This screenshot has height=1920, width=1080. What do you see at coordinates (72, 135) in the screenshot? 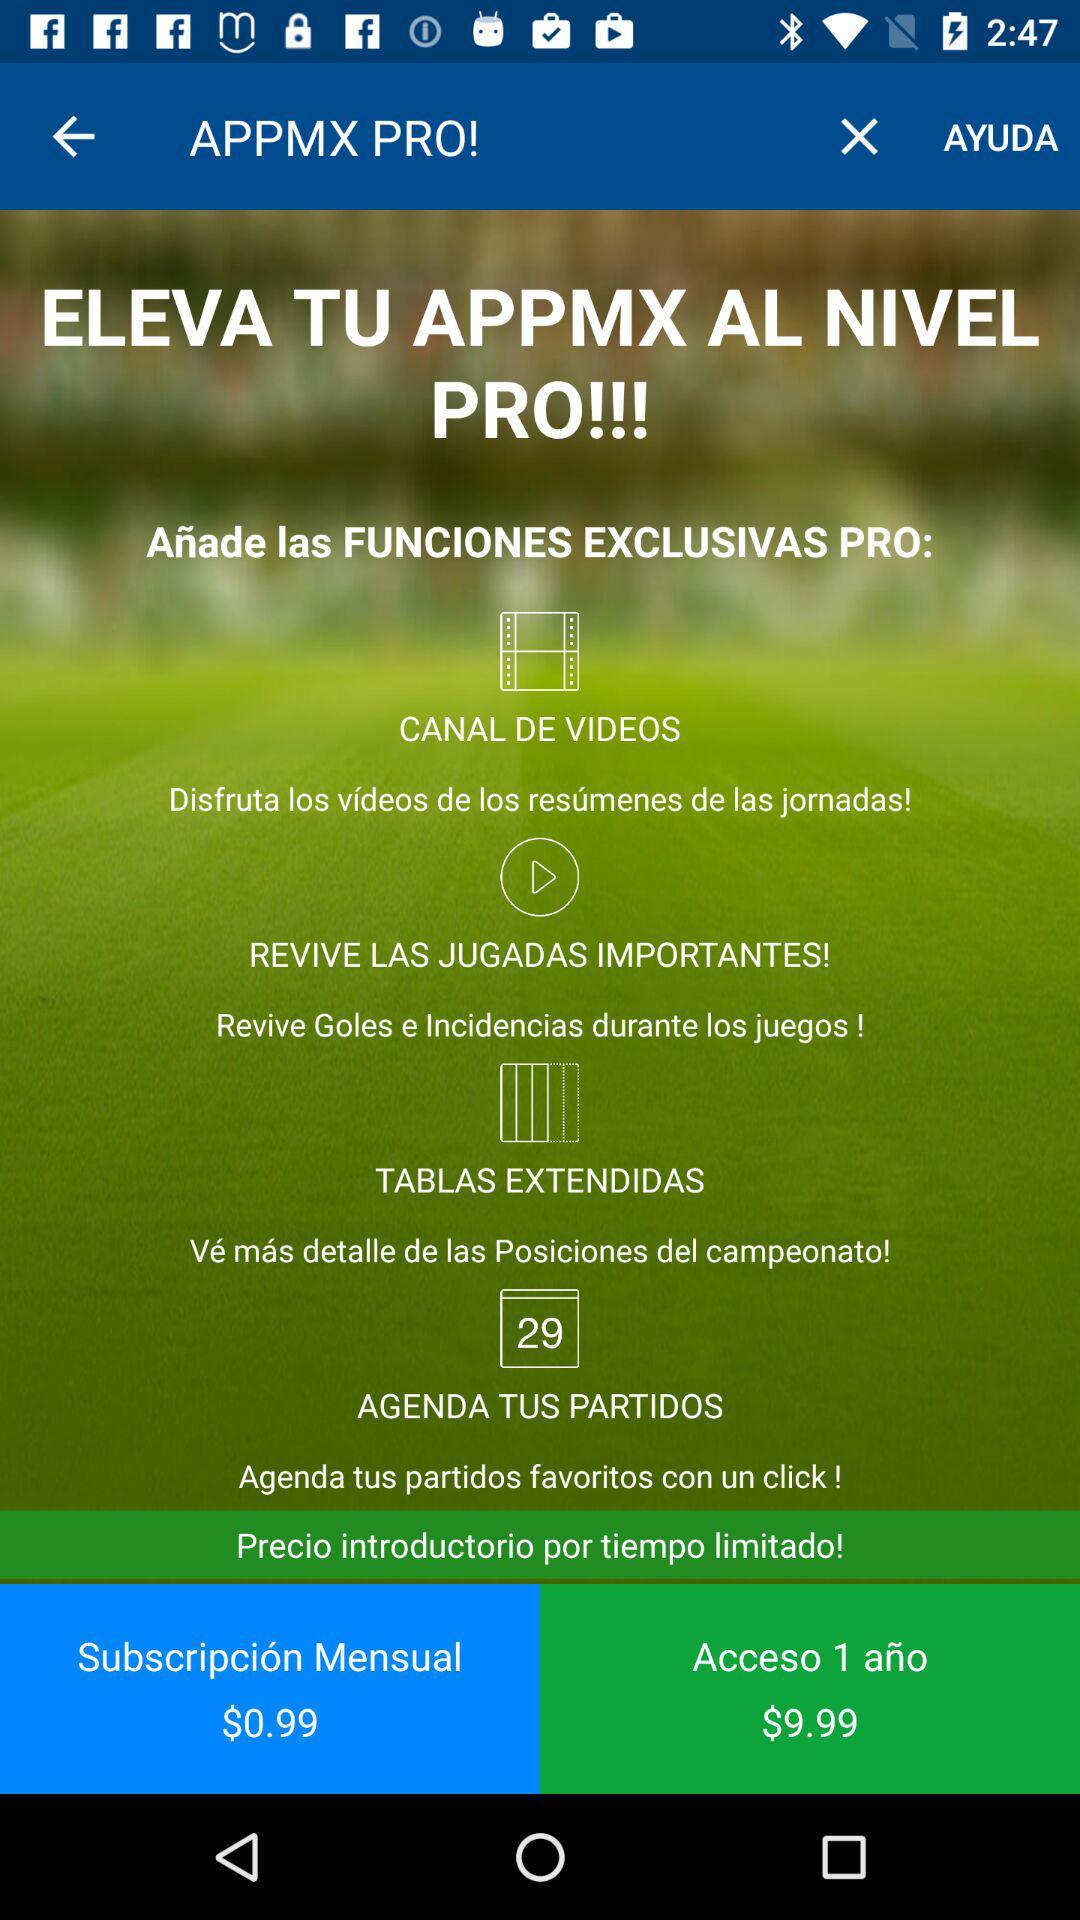
I see `item above eleva tu appmx item` at bounding box center [72, 135].